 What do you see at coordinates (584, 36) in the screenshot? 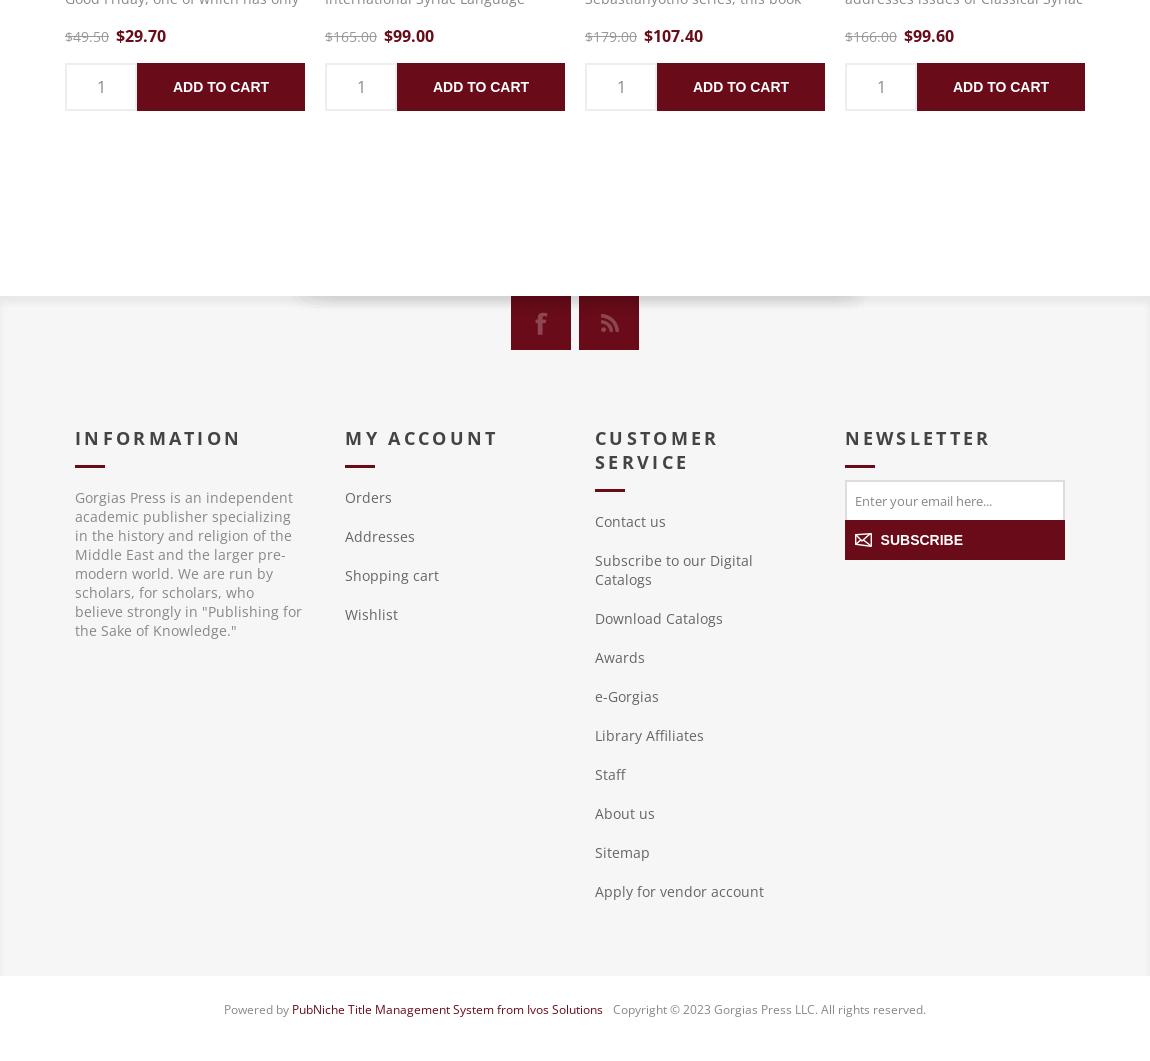
I see `'$179.00'` at bounding box center [584, 36].